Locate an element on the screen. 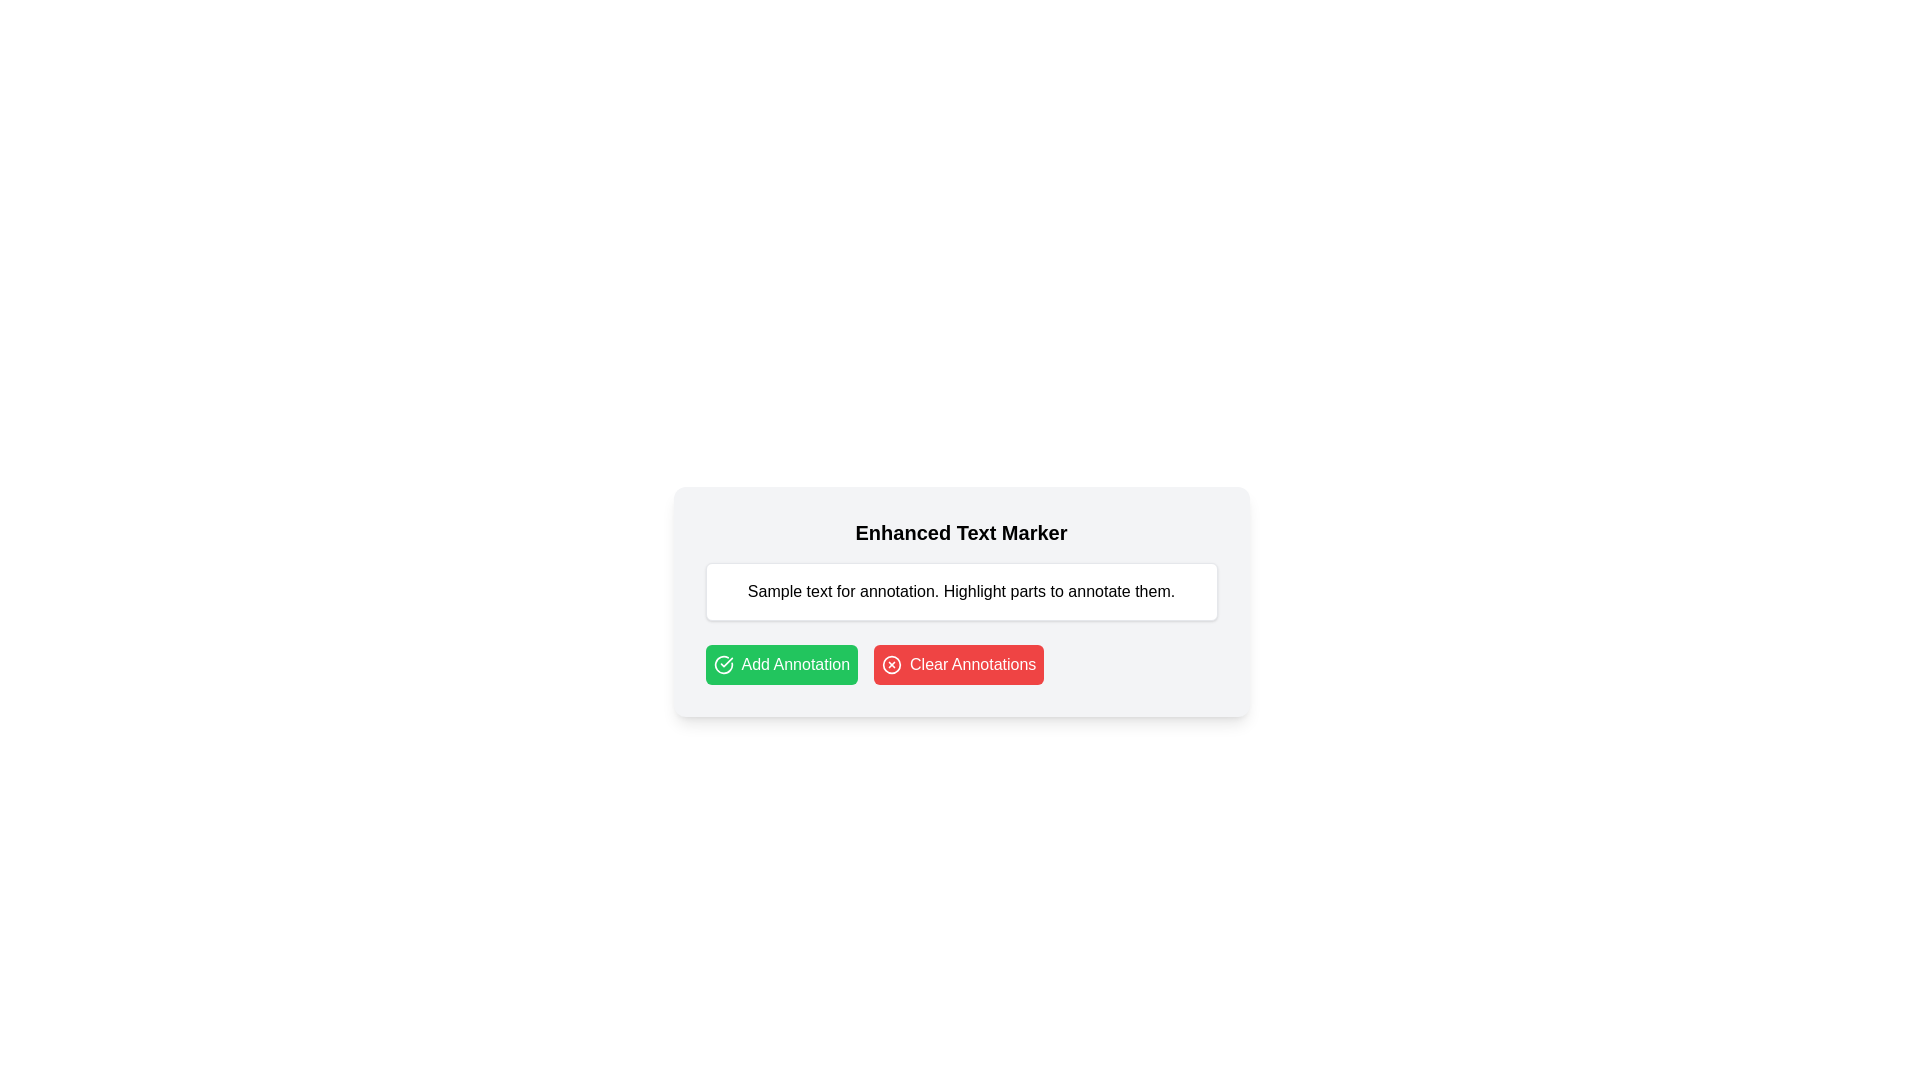 This screenshot has height=1080, width=1920. the space element located between the words 'Highlight' and 'parts' in the single-line text box containing 'Sample text for annotation.' is located at coordinates (1008, 590).